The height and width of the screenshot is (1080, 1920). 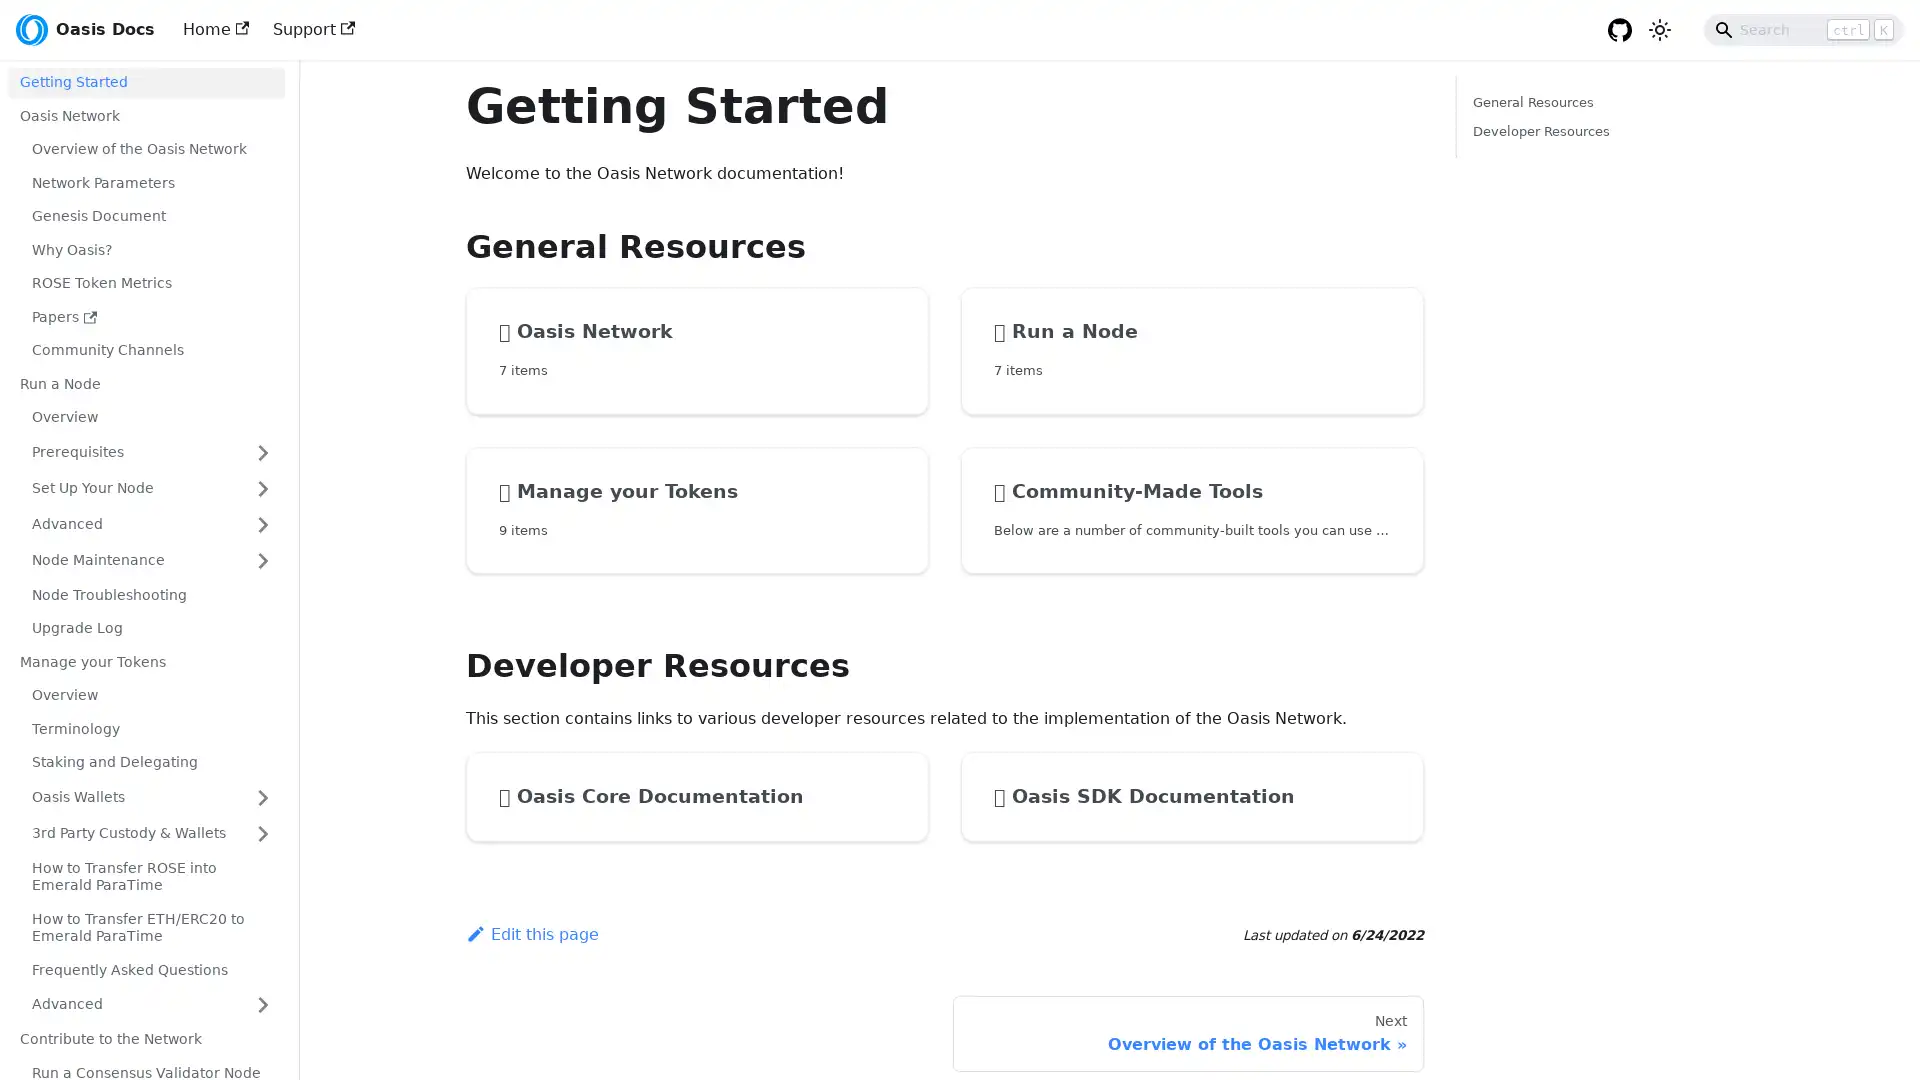 What do you see at coordinates (262, 559) in the screenshot?
I see `Toggle the collapsible sidebar category 'Node Maintenance'` at bounding box center [262, 559].